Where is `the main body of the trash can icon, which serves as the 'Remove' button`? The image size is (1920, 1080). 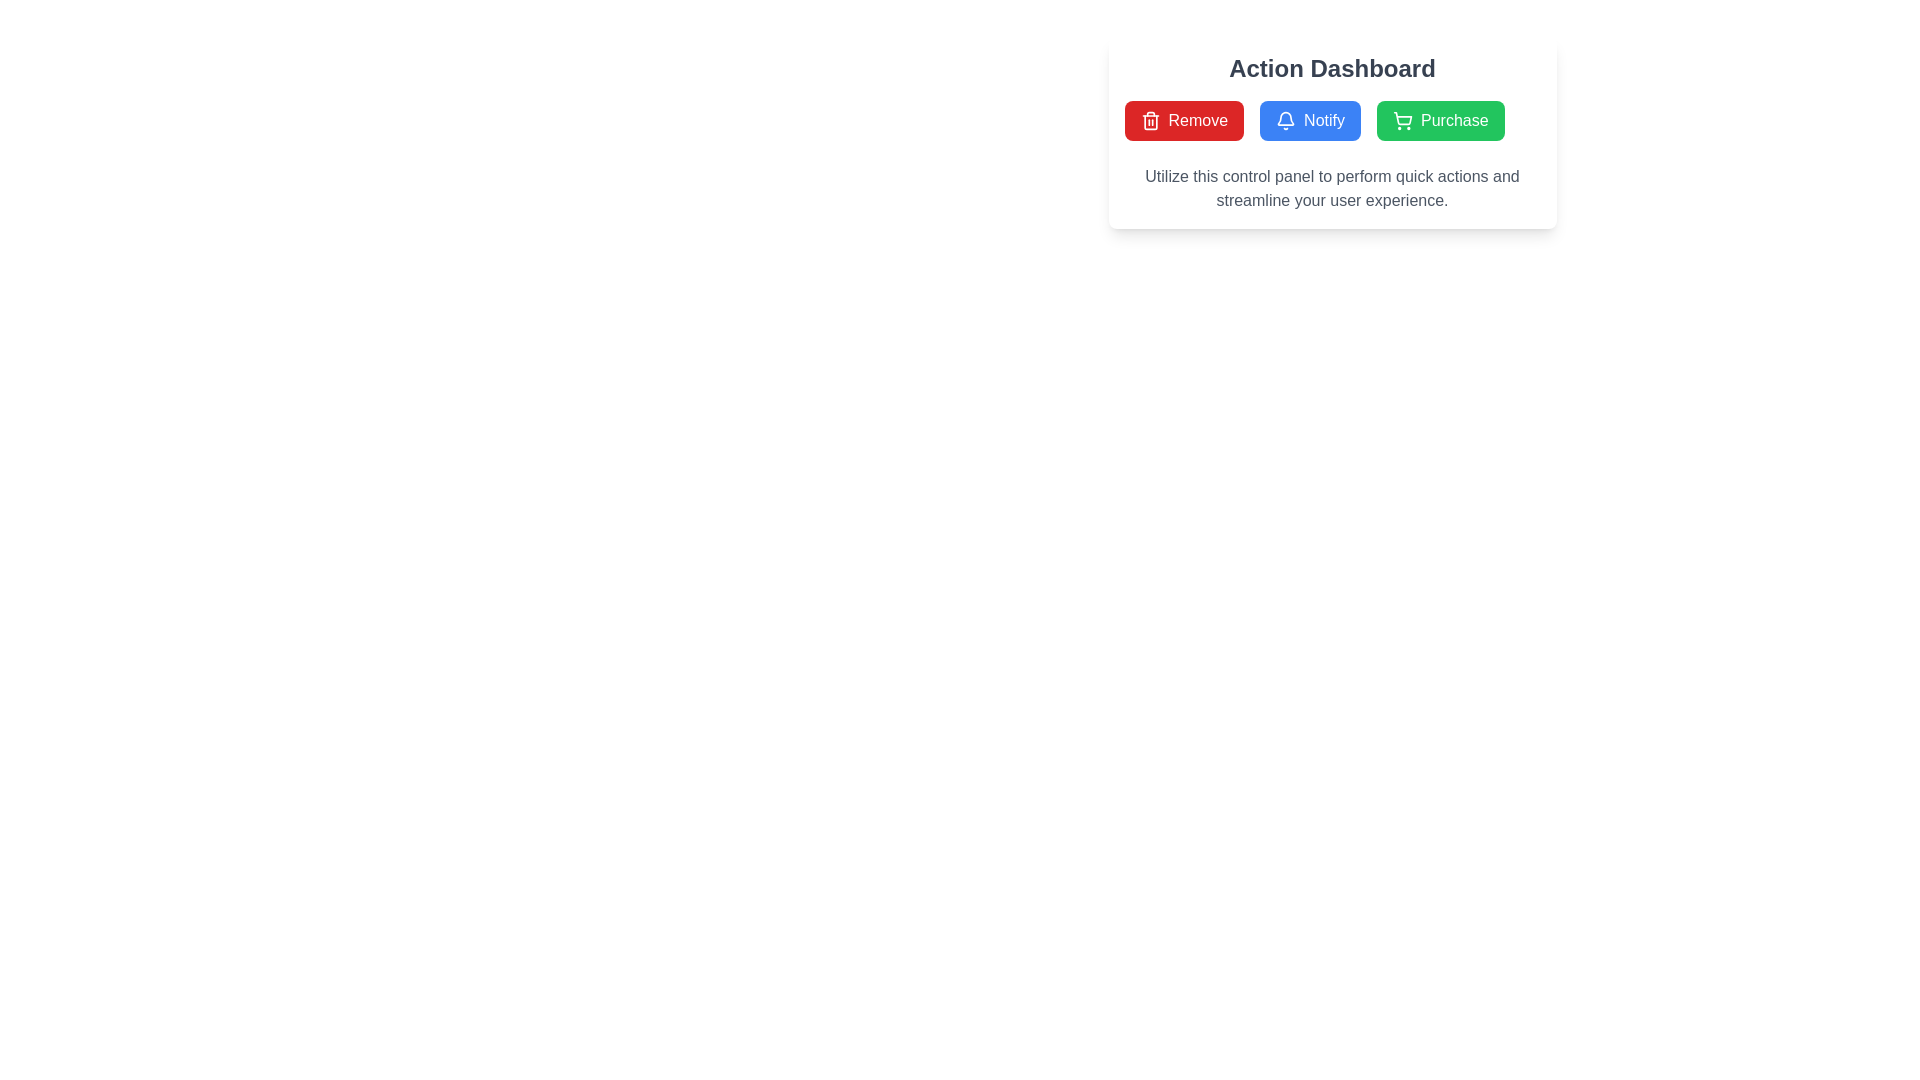
the main body of the trash can icon, which serves as the 'Remove' button is located at coordinates (1150, 122).